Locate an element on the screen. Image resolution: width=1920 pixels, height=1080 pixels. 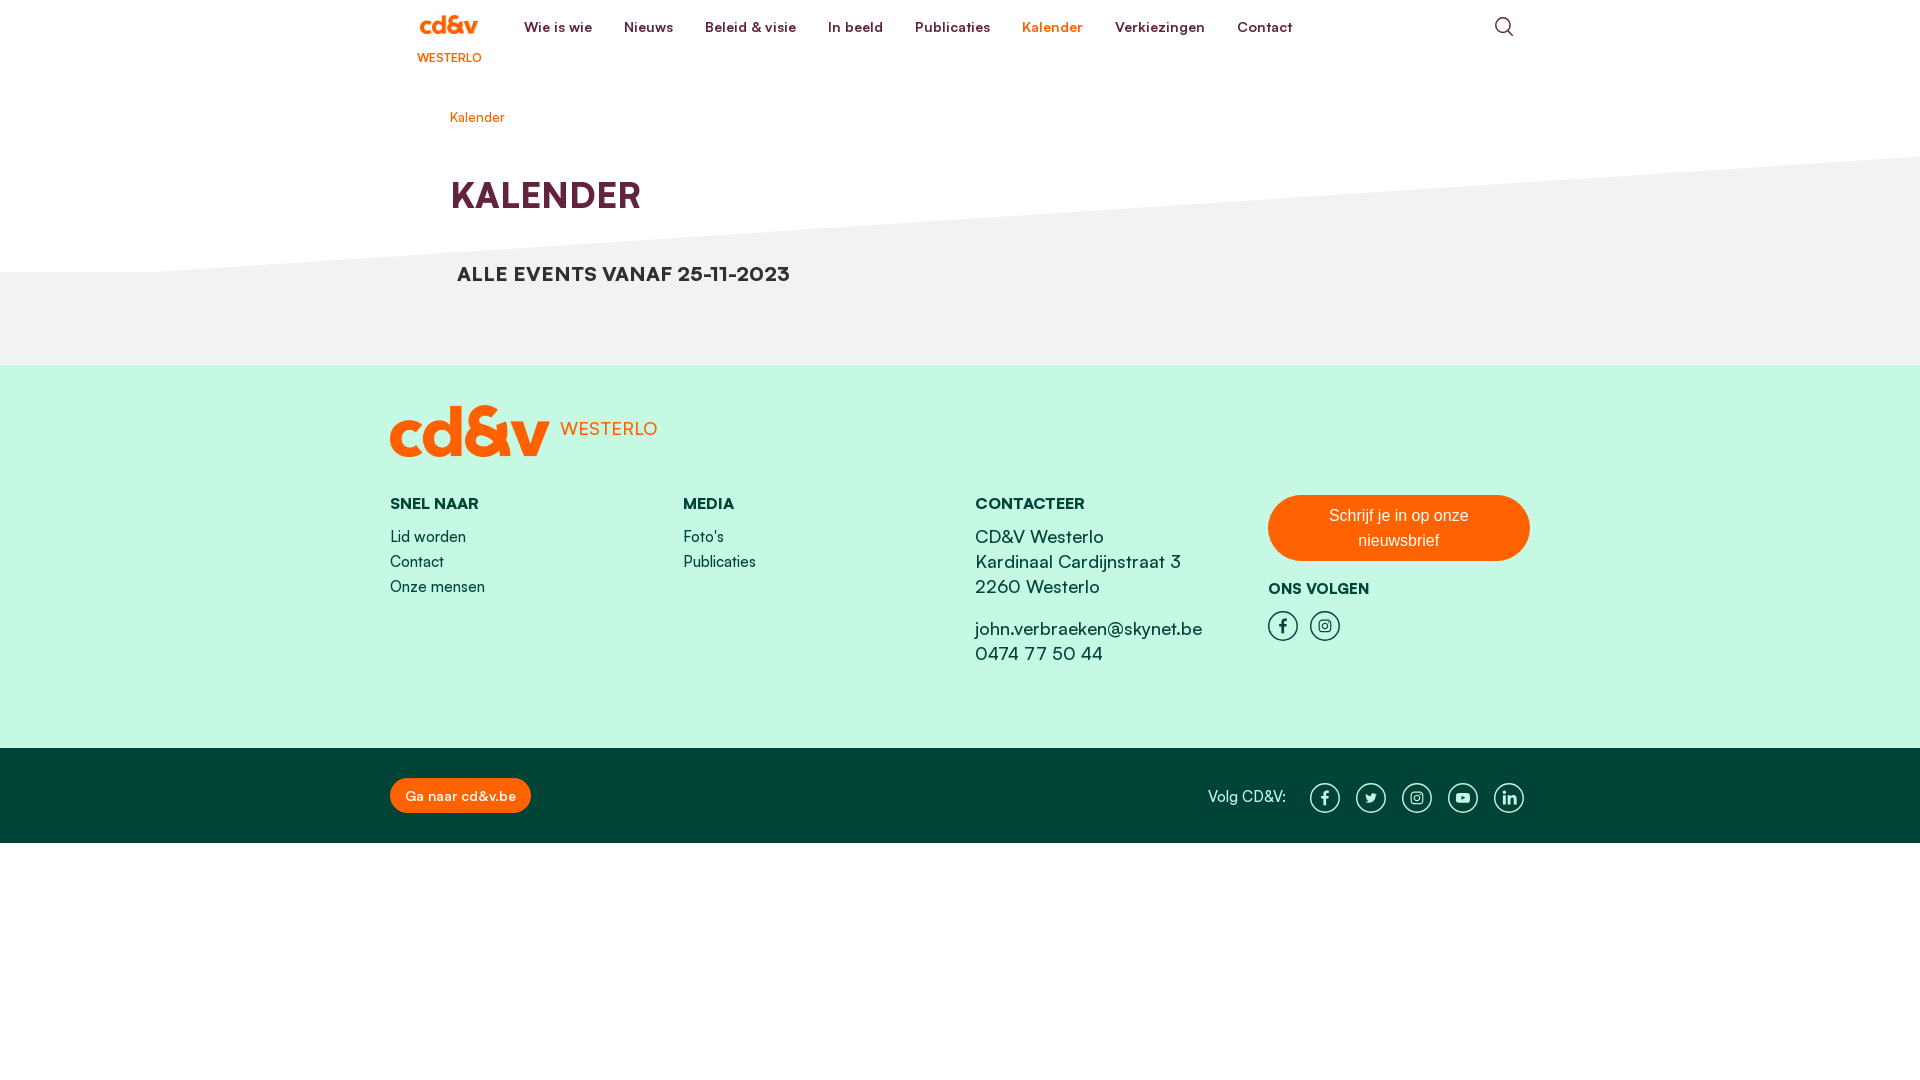
'Foto's' is located at coordinates (681, 535).